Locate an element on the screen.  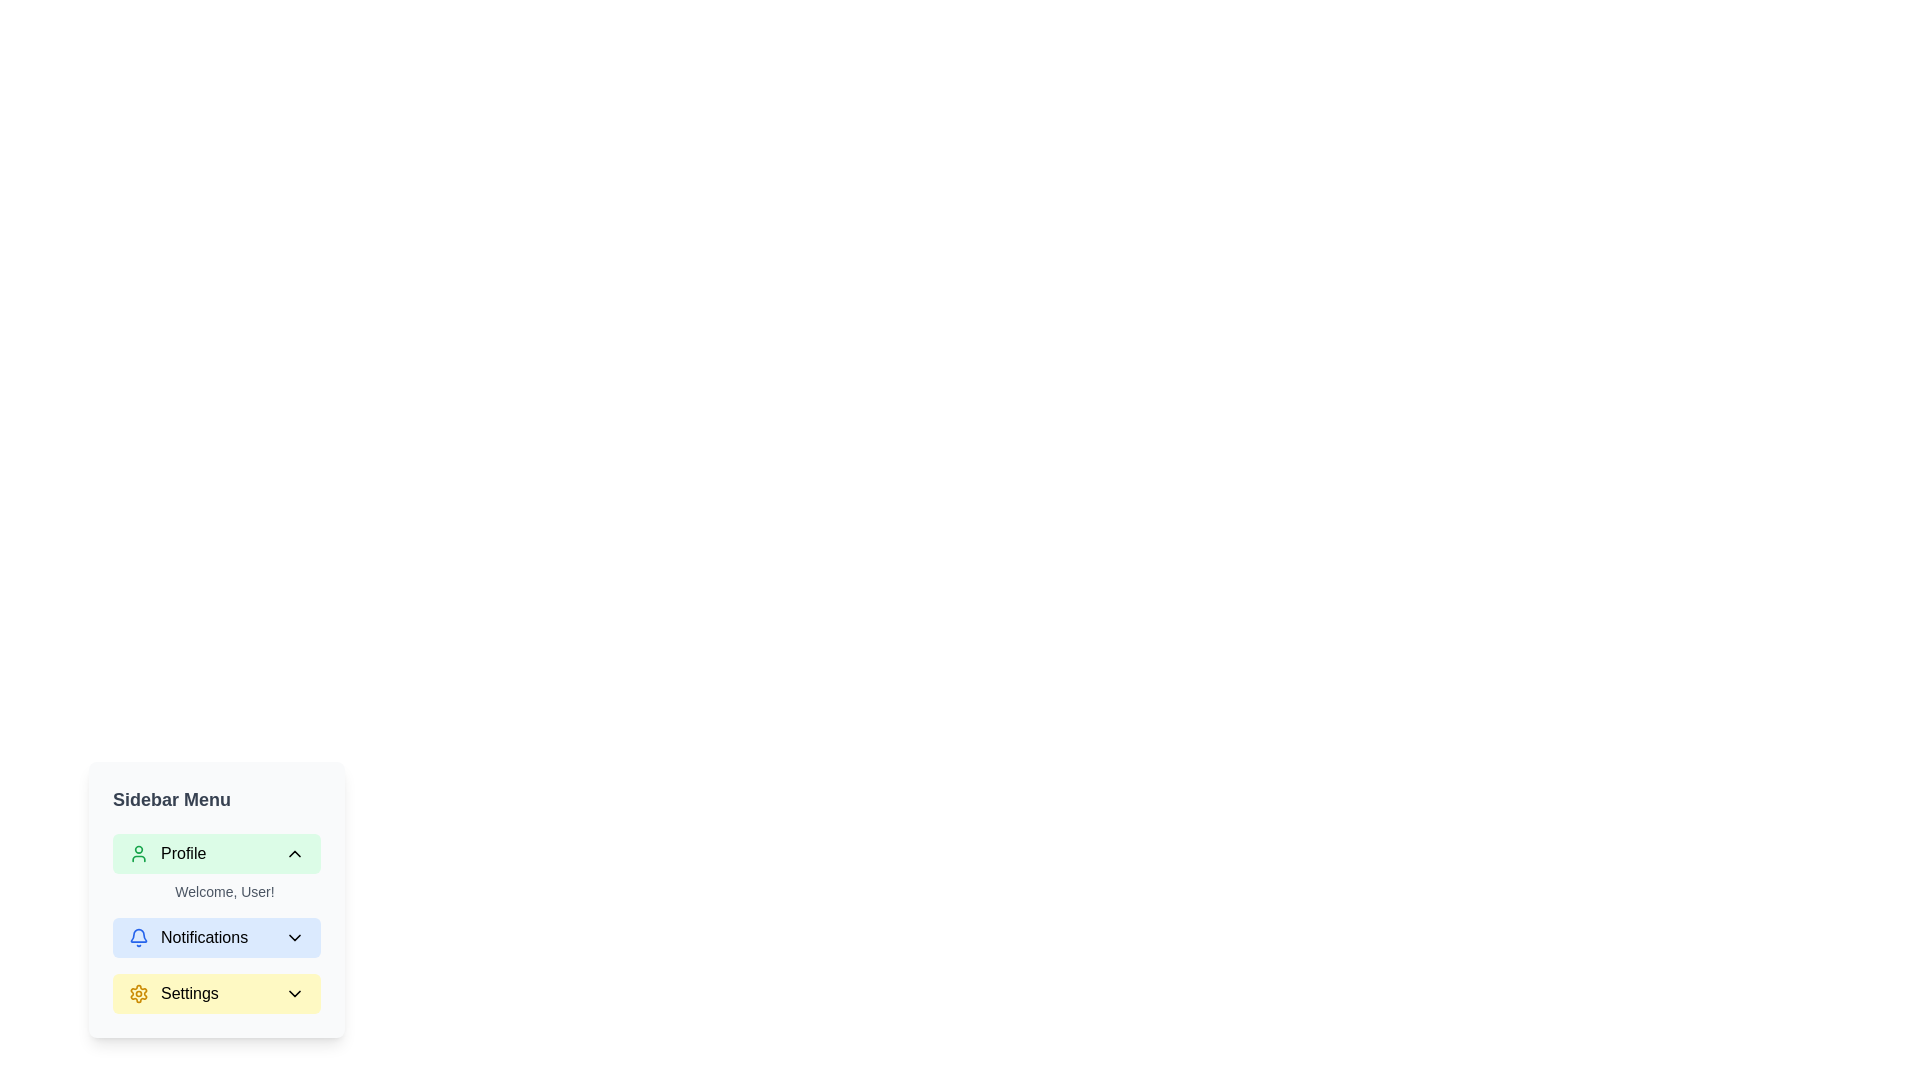
the blue cloud-like curved shape that is part of the bell icon within the 'Notifications' menu in the left sidebar is located at coordinates (138, 935).